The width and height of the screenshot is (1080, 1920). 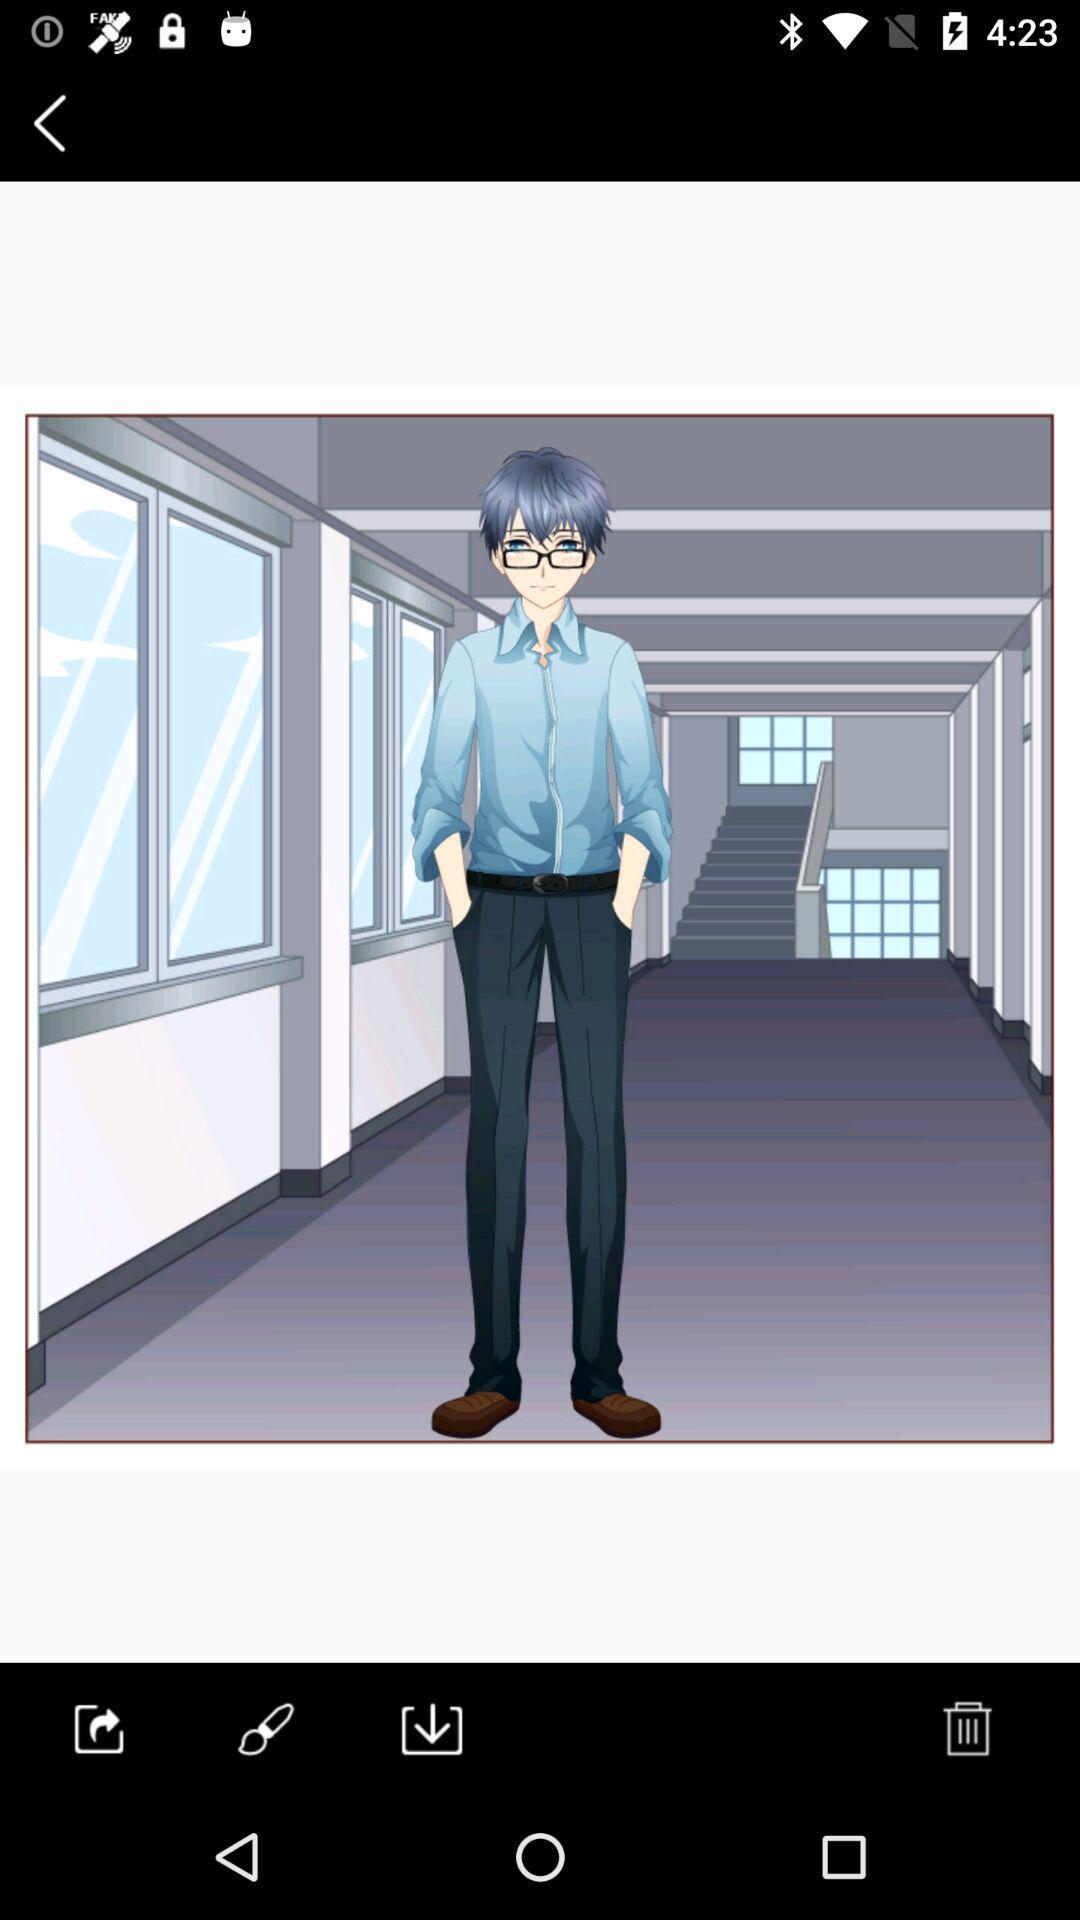 What do you see at coordinates (965, 1727) in the screenshot?
I see `the icon at the bottom right corner` at bounding box center [965, 1727].